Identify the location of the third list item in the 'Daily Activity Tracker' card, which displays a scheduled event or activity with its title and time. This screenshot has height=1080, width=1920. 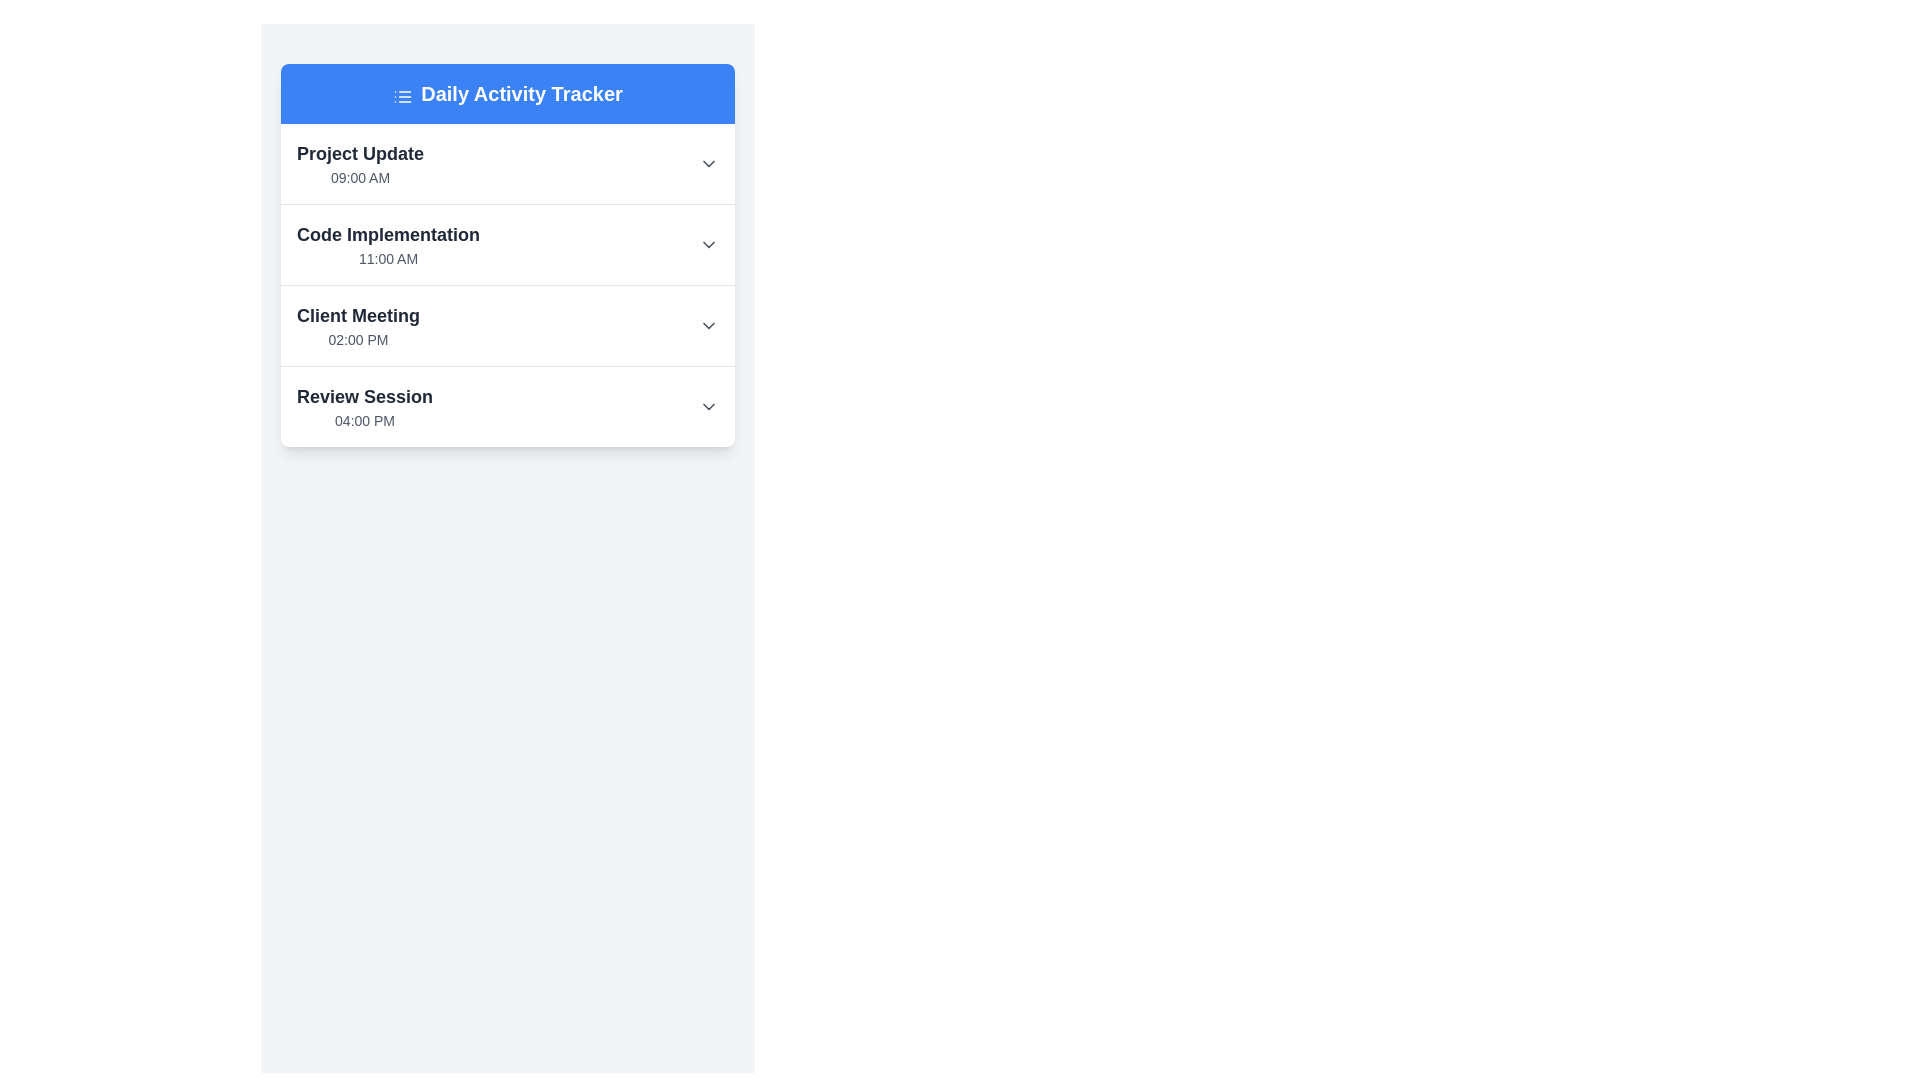
(358, 325).